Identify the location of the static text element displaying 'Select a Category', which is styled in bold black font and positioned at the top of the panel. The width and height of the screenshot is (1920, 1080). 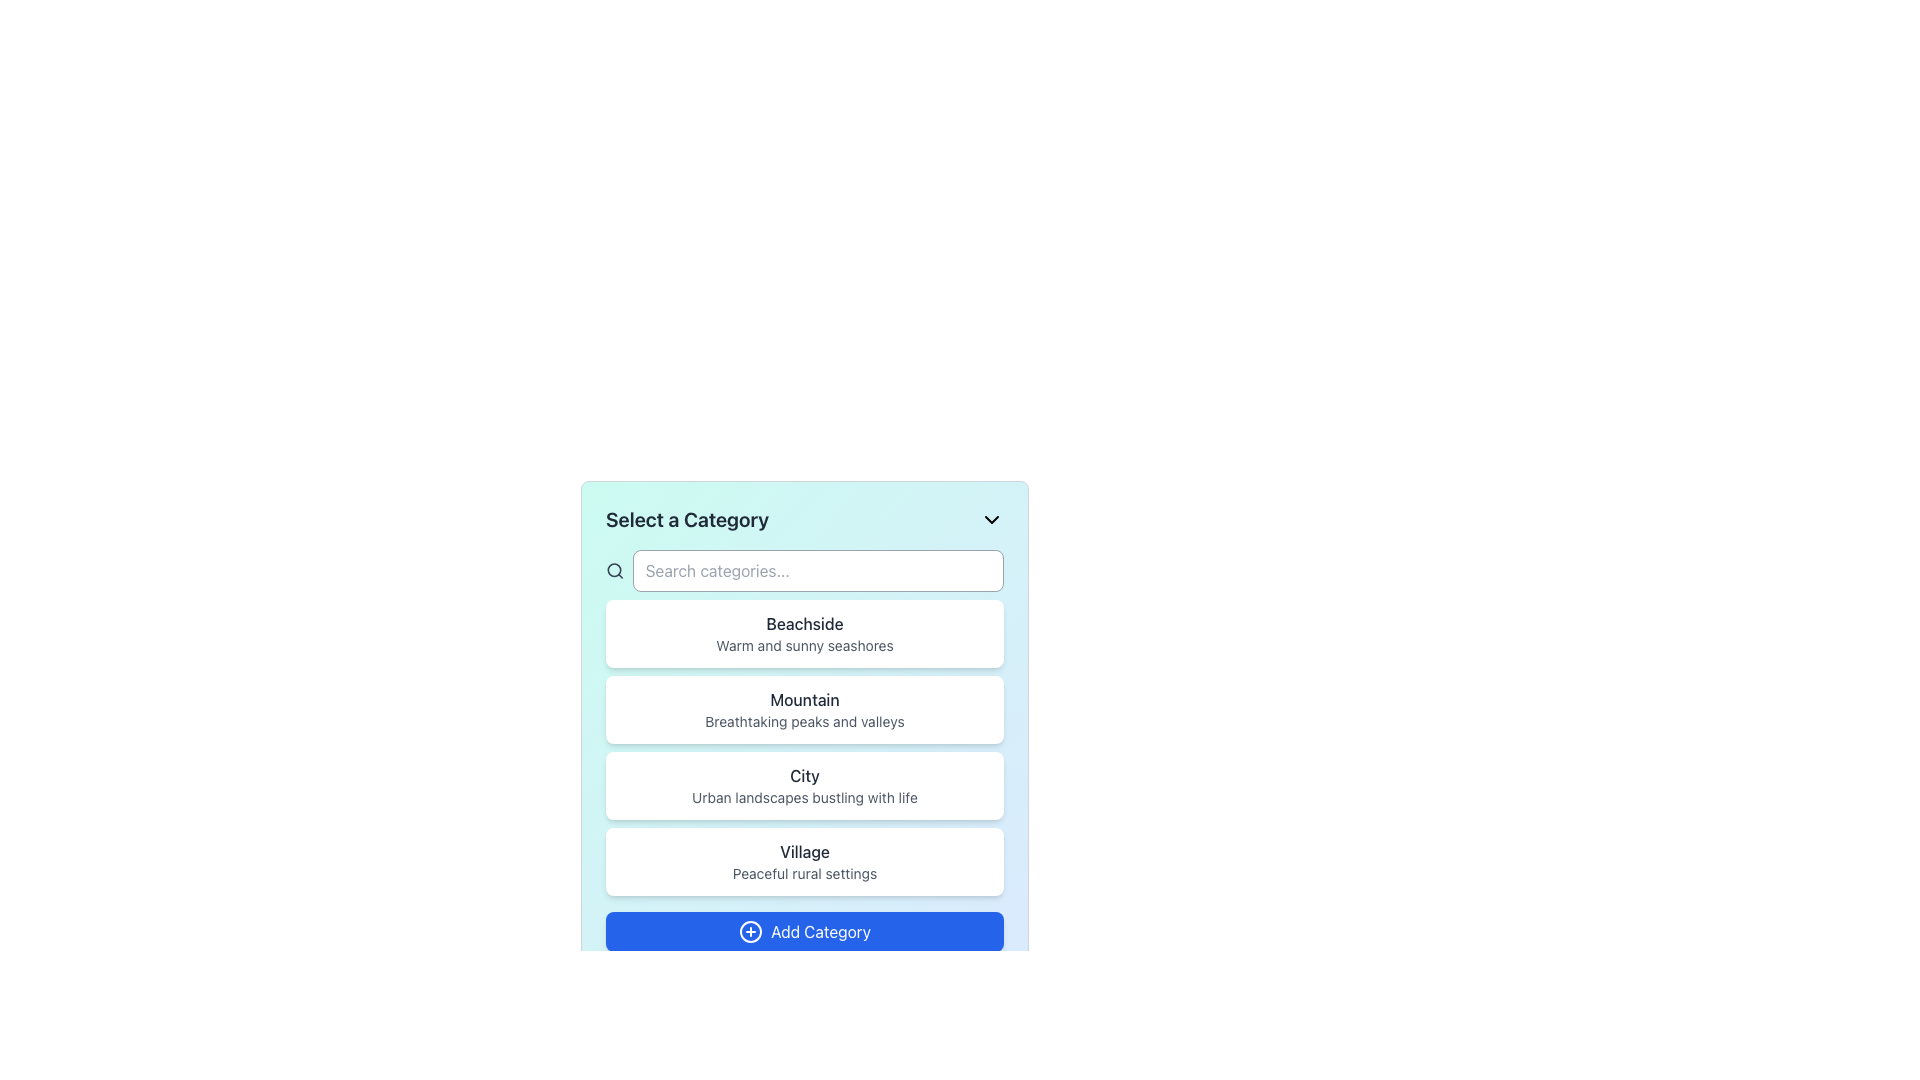
(687, 519).